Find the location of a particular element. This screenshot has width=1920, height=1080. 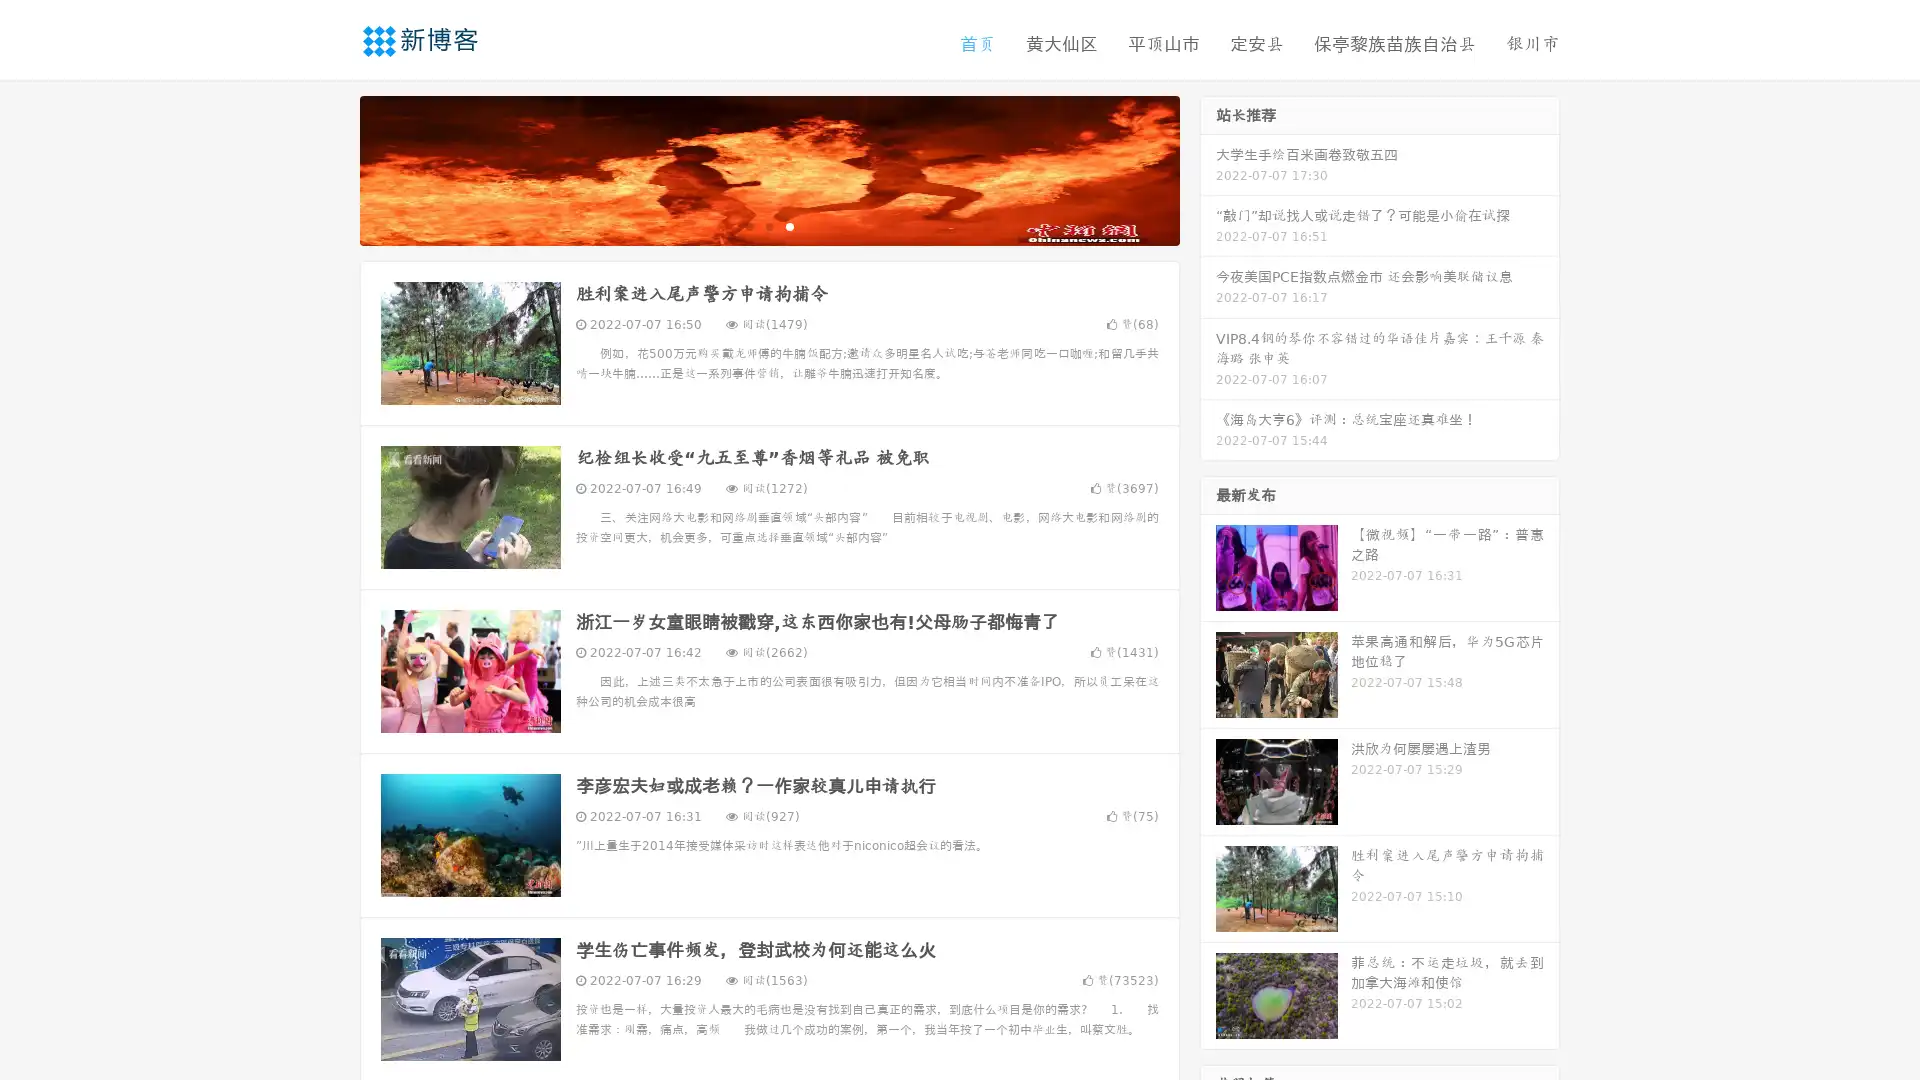

Next slide is located at coordinates (1208, 168).